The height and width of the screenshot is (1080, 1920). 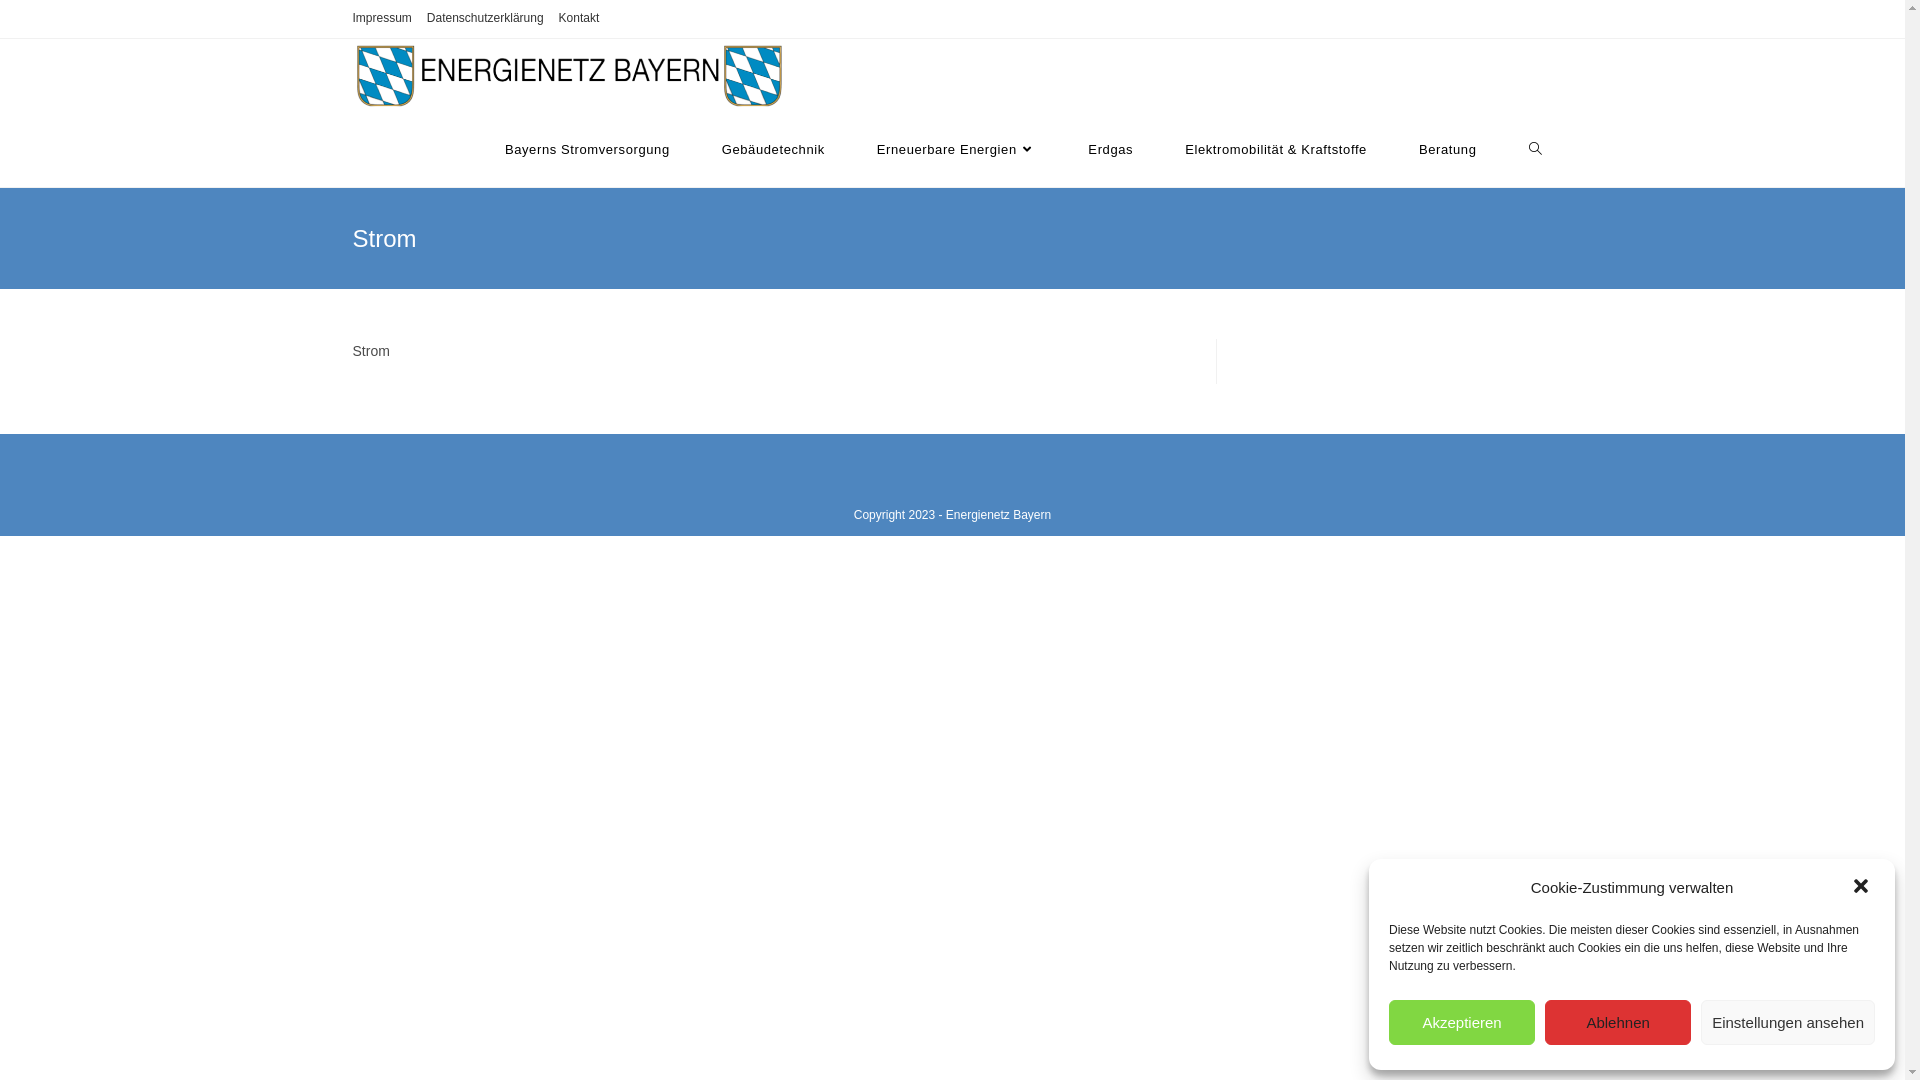 I want to click on 'Kontakt', so click(x=578, y=19).